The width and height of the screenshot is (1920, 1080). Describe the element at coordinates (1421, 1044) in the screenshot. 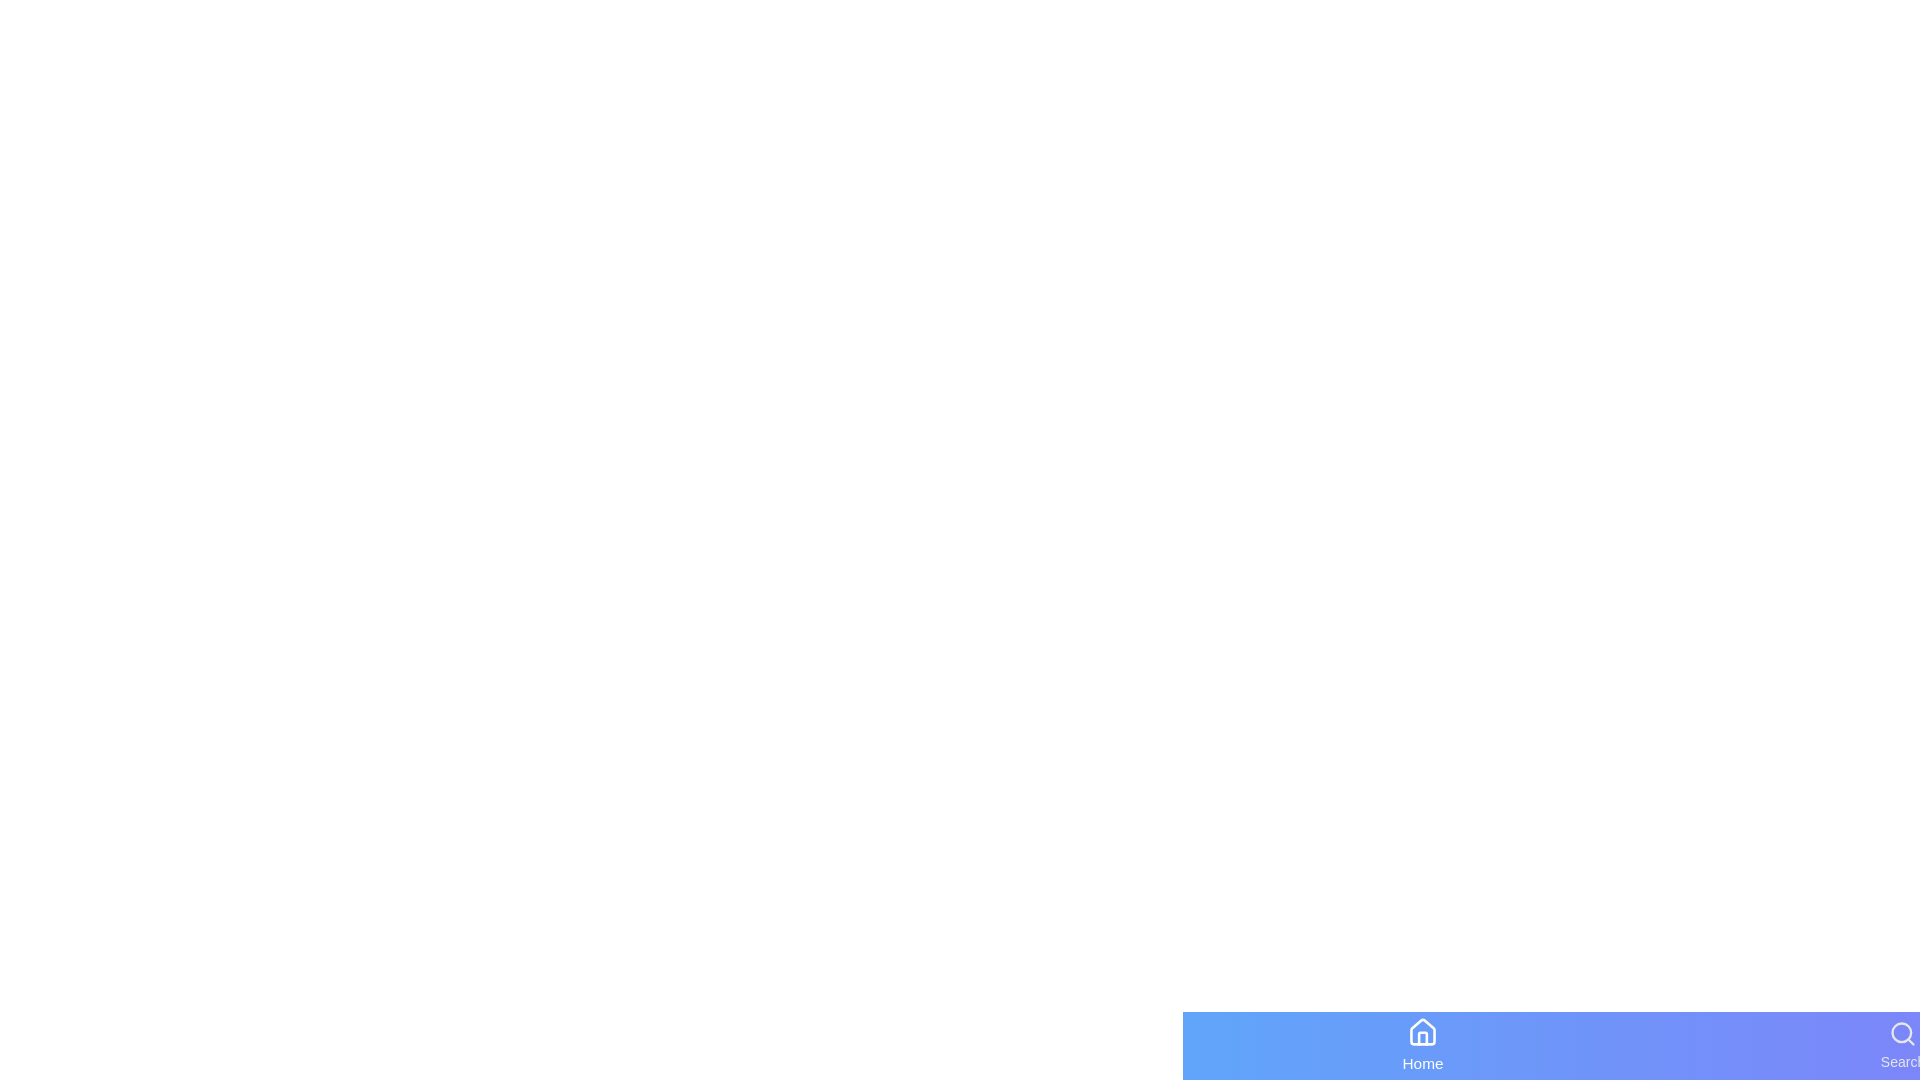

I see `the navigation item Home by clicking on it` at that location.